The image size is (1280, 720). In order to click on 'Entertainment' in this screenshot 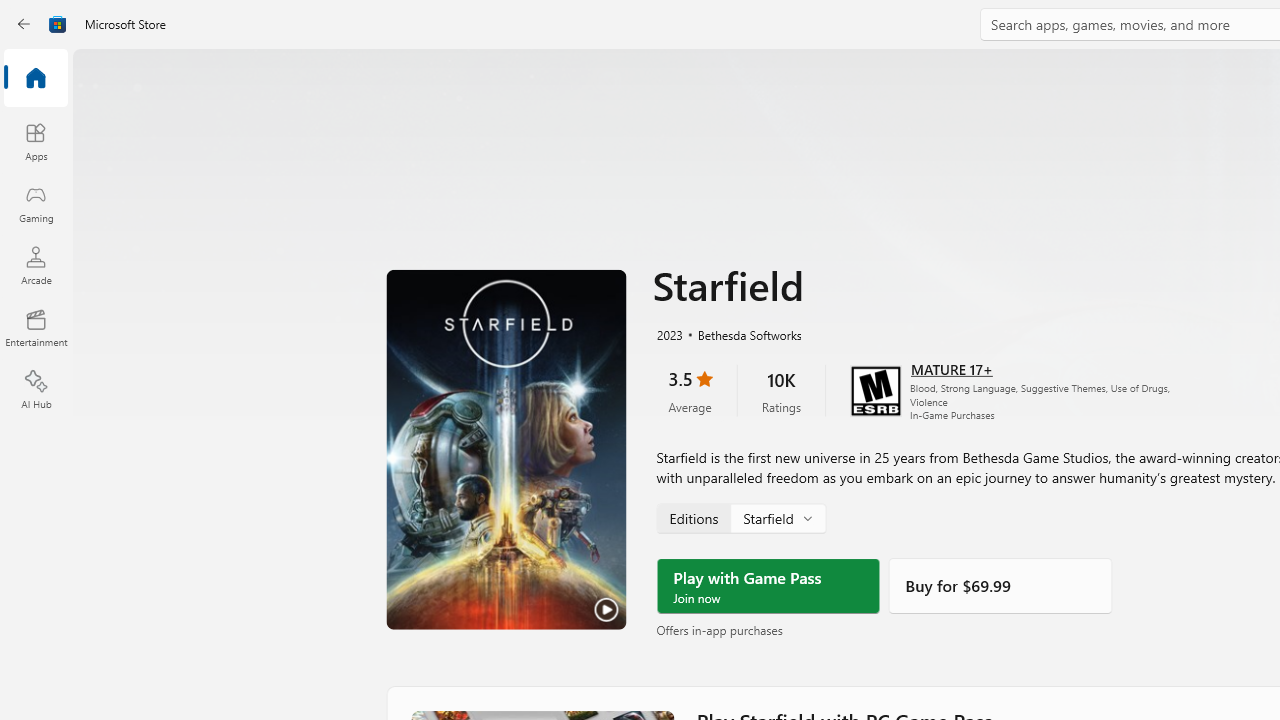, I will do `click(35, 326)`.